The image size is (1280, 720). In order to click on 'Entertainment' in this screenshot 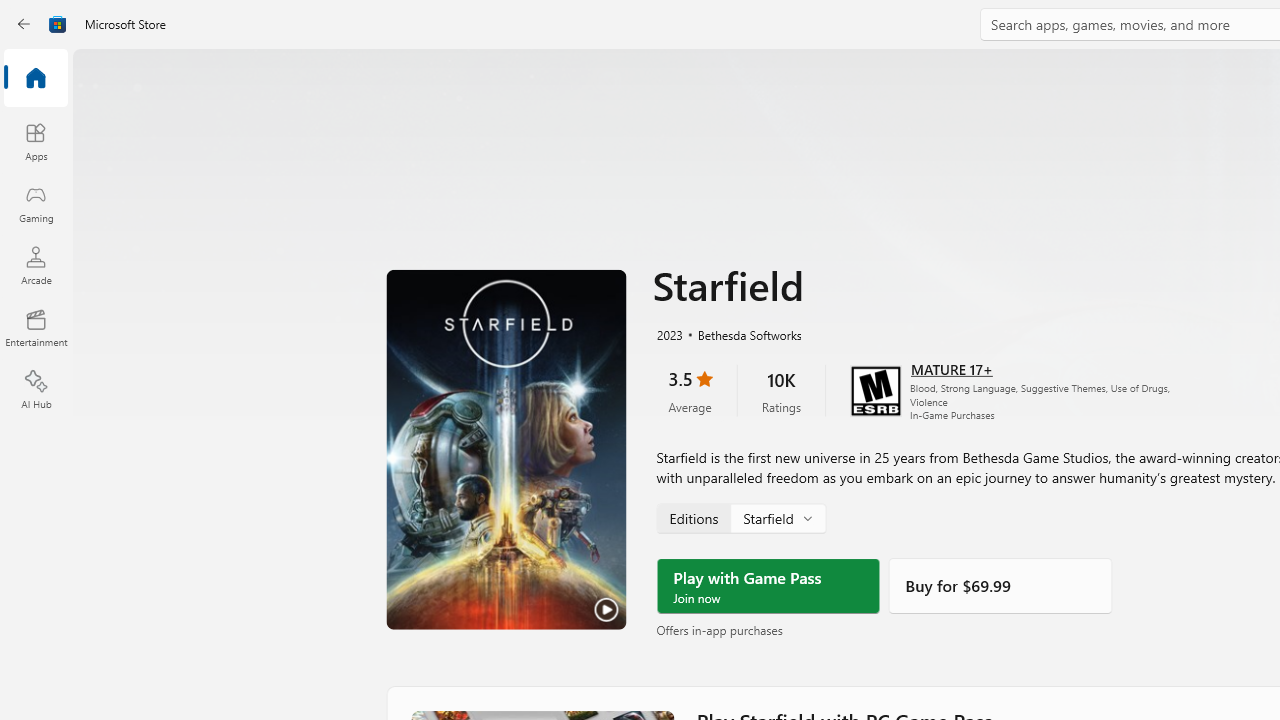, I will do `click(35, 326)`.